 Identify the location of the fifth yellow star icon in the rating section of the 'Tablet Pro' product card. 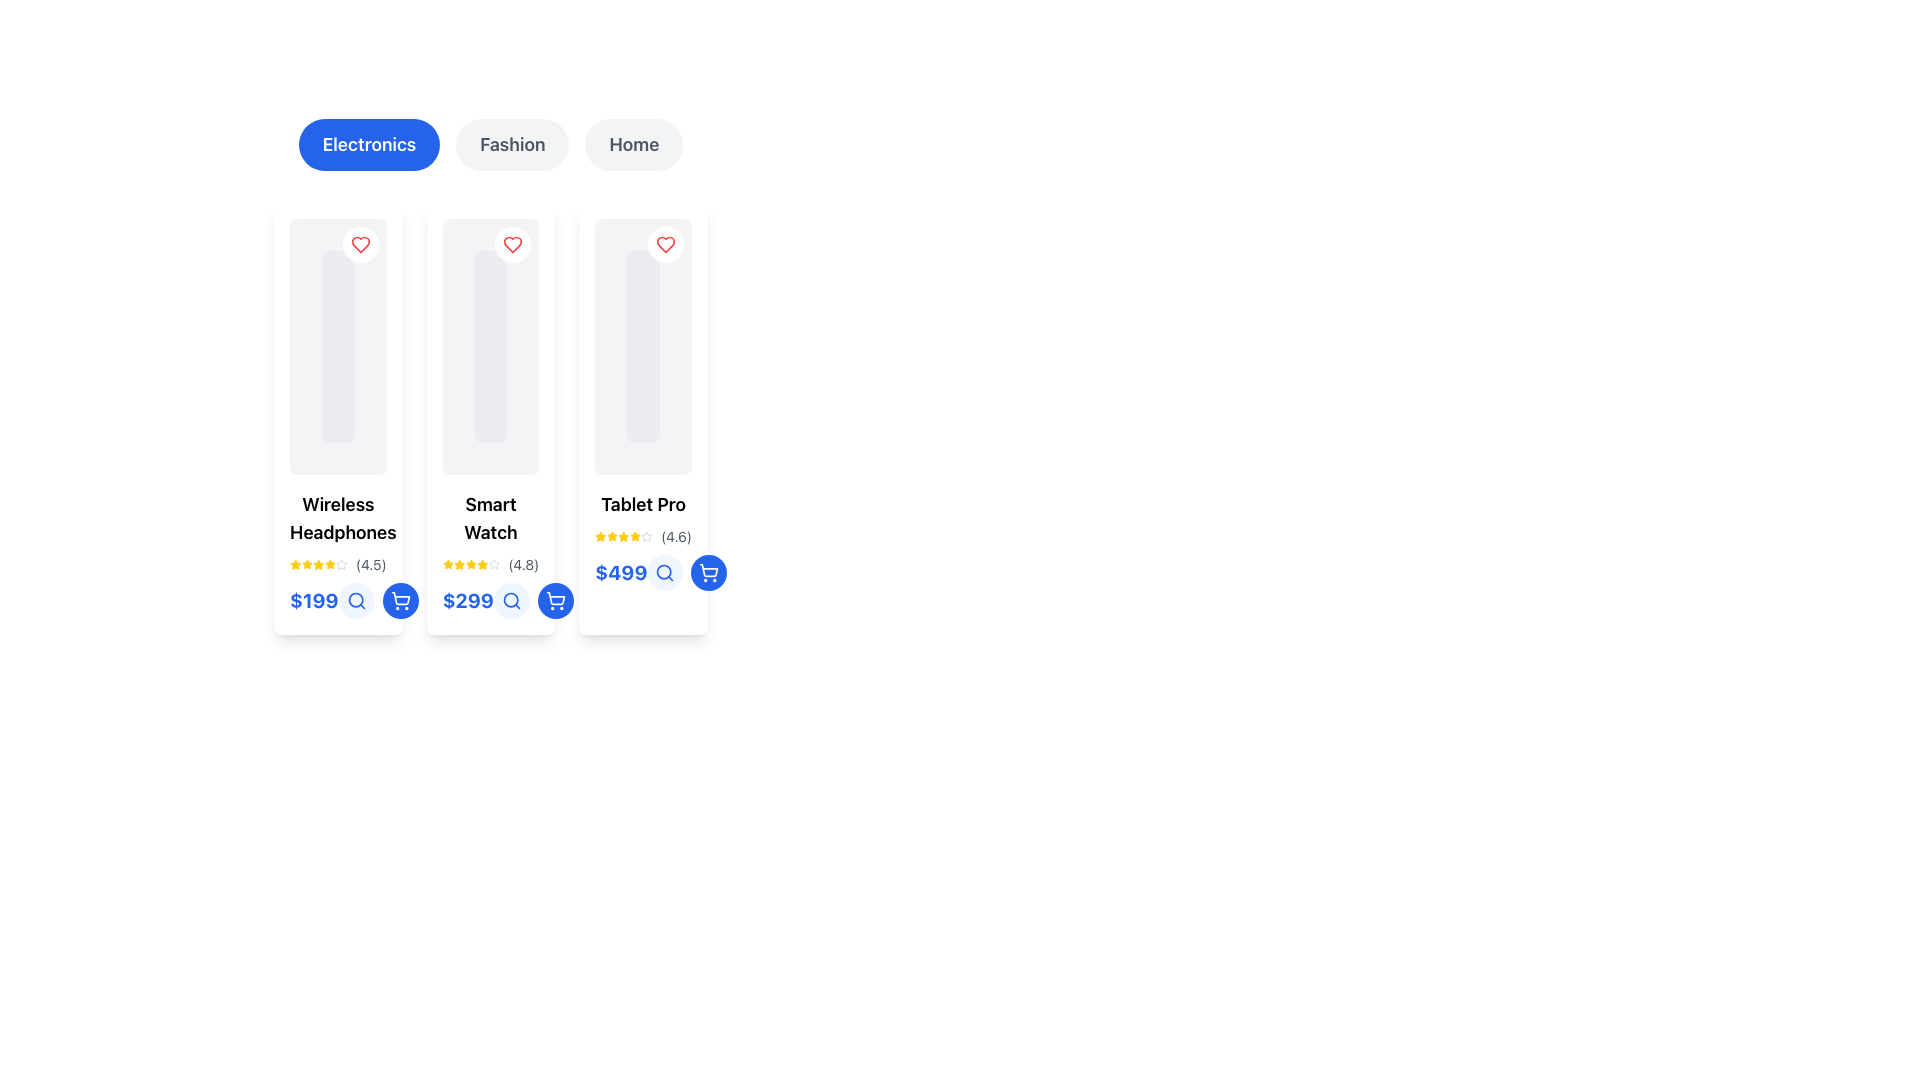
(634, 535).